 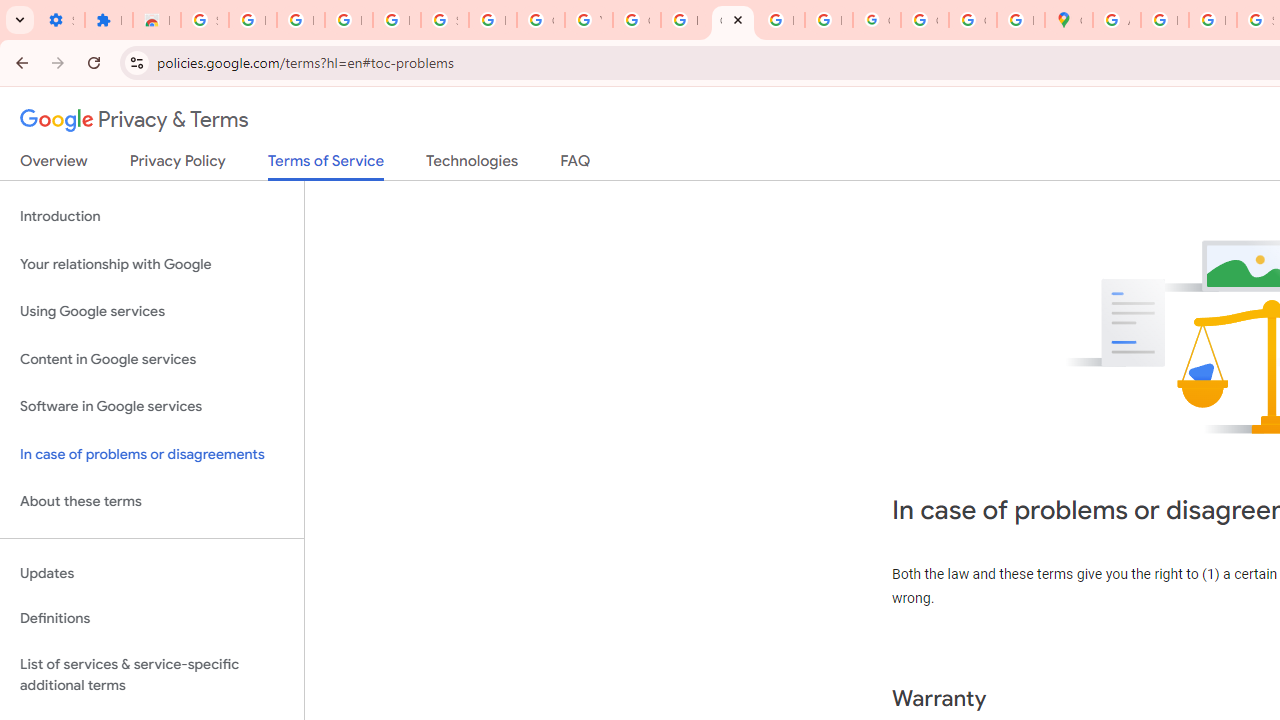 What do you see at coordinates (204, 20) in the screenshot?
I see `'Sign in - Google Accounts'` at bounding box center [204, 20].